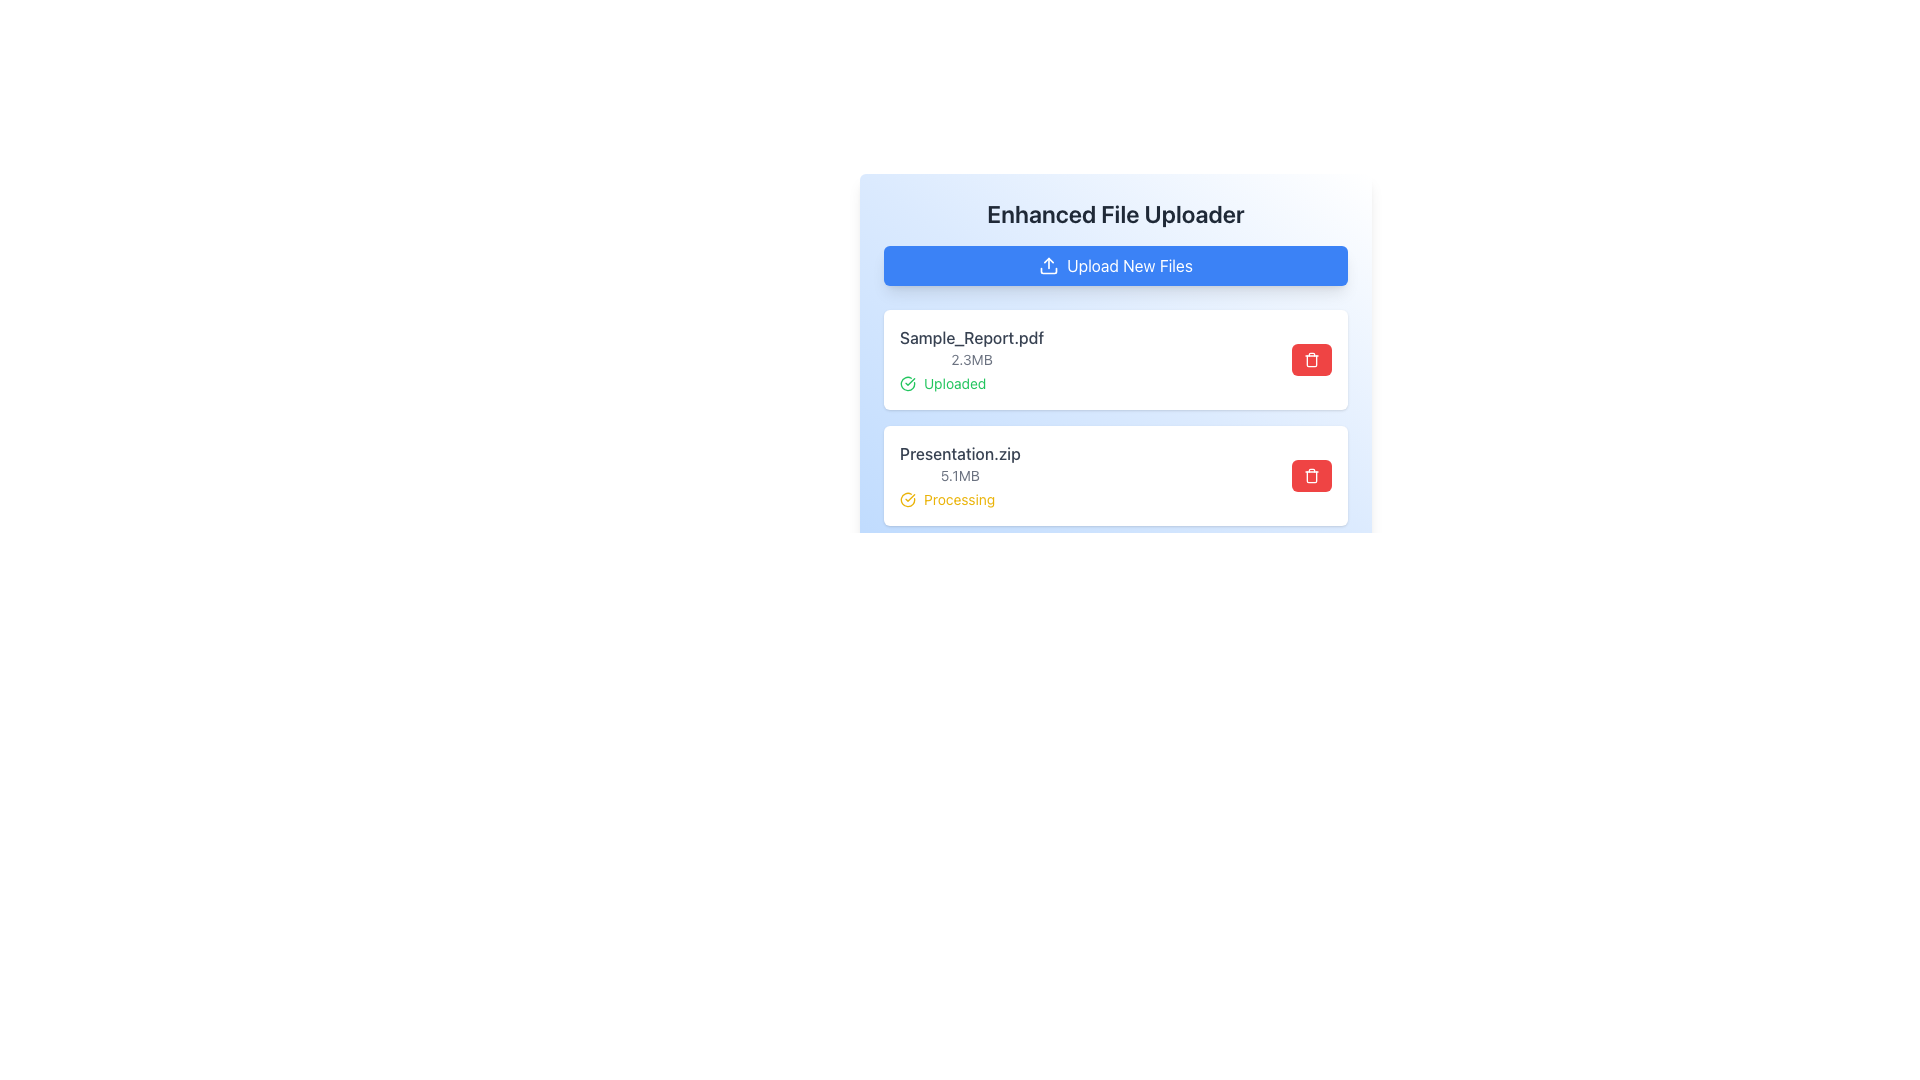 This screenshot has width=1920, height=1080. Describe the element at coordinates (1115, 265) in the screenshot. I see `the rectangular button with a blue background and white text labeled 'Upload New Files'` at that location.